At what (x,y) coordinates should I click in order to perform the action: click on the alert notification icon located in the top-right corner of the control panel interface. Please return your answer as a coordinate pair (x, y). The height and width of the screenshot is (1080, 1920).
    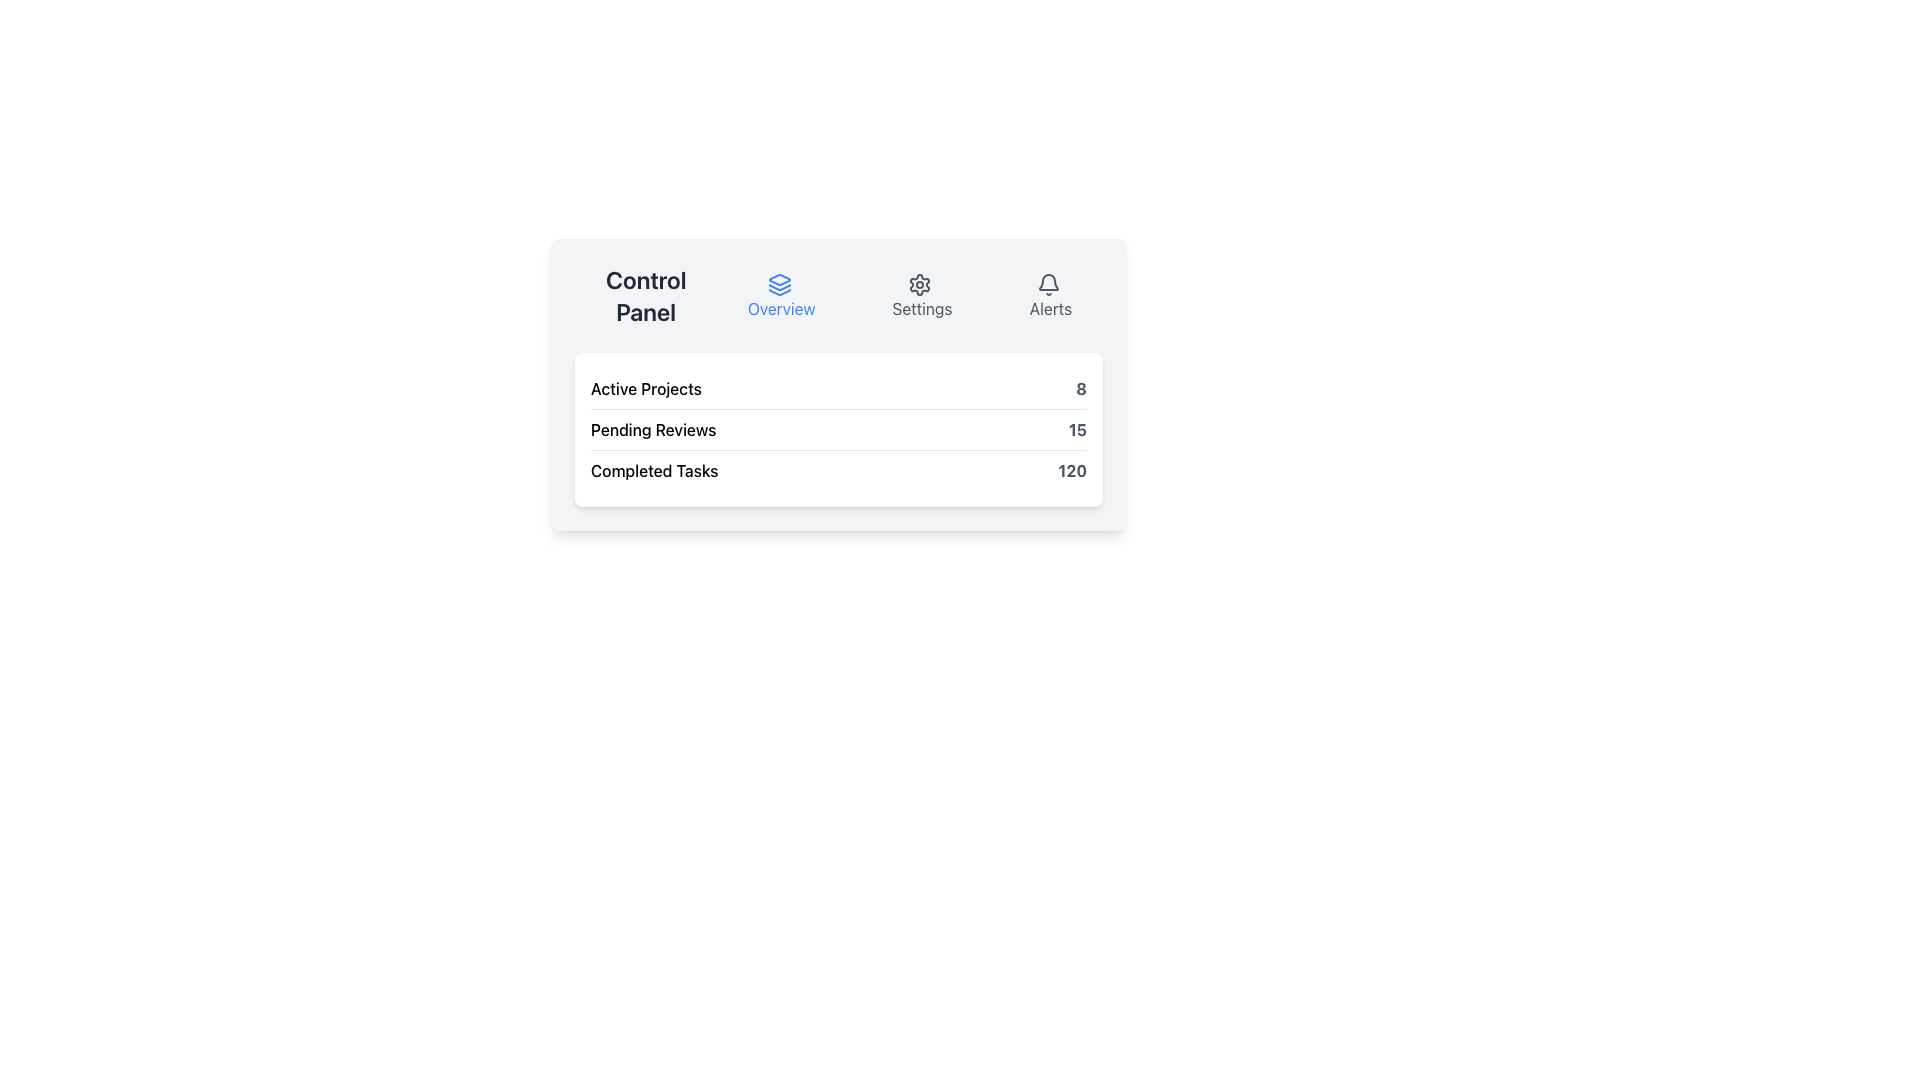
    Looking at the image, I should click on (1047, 284).